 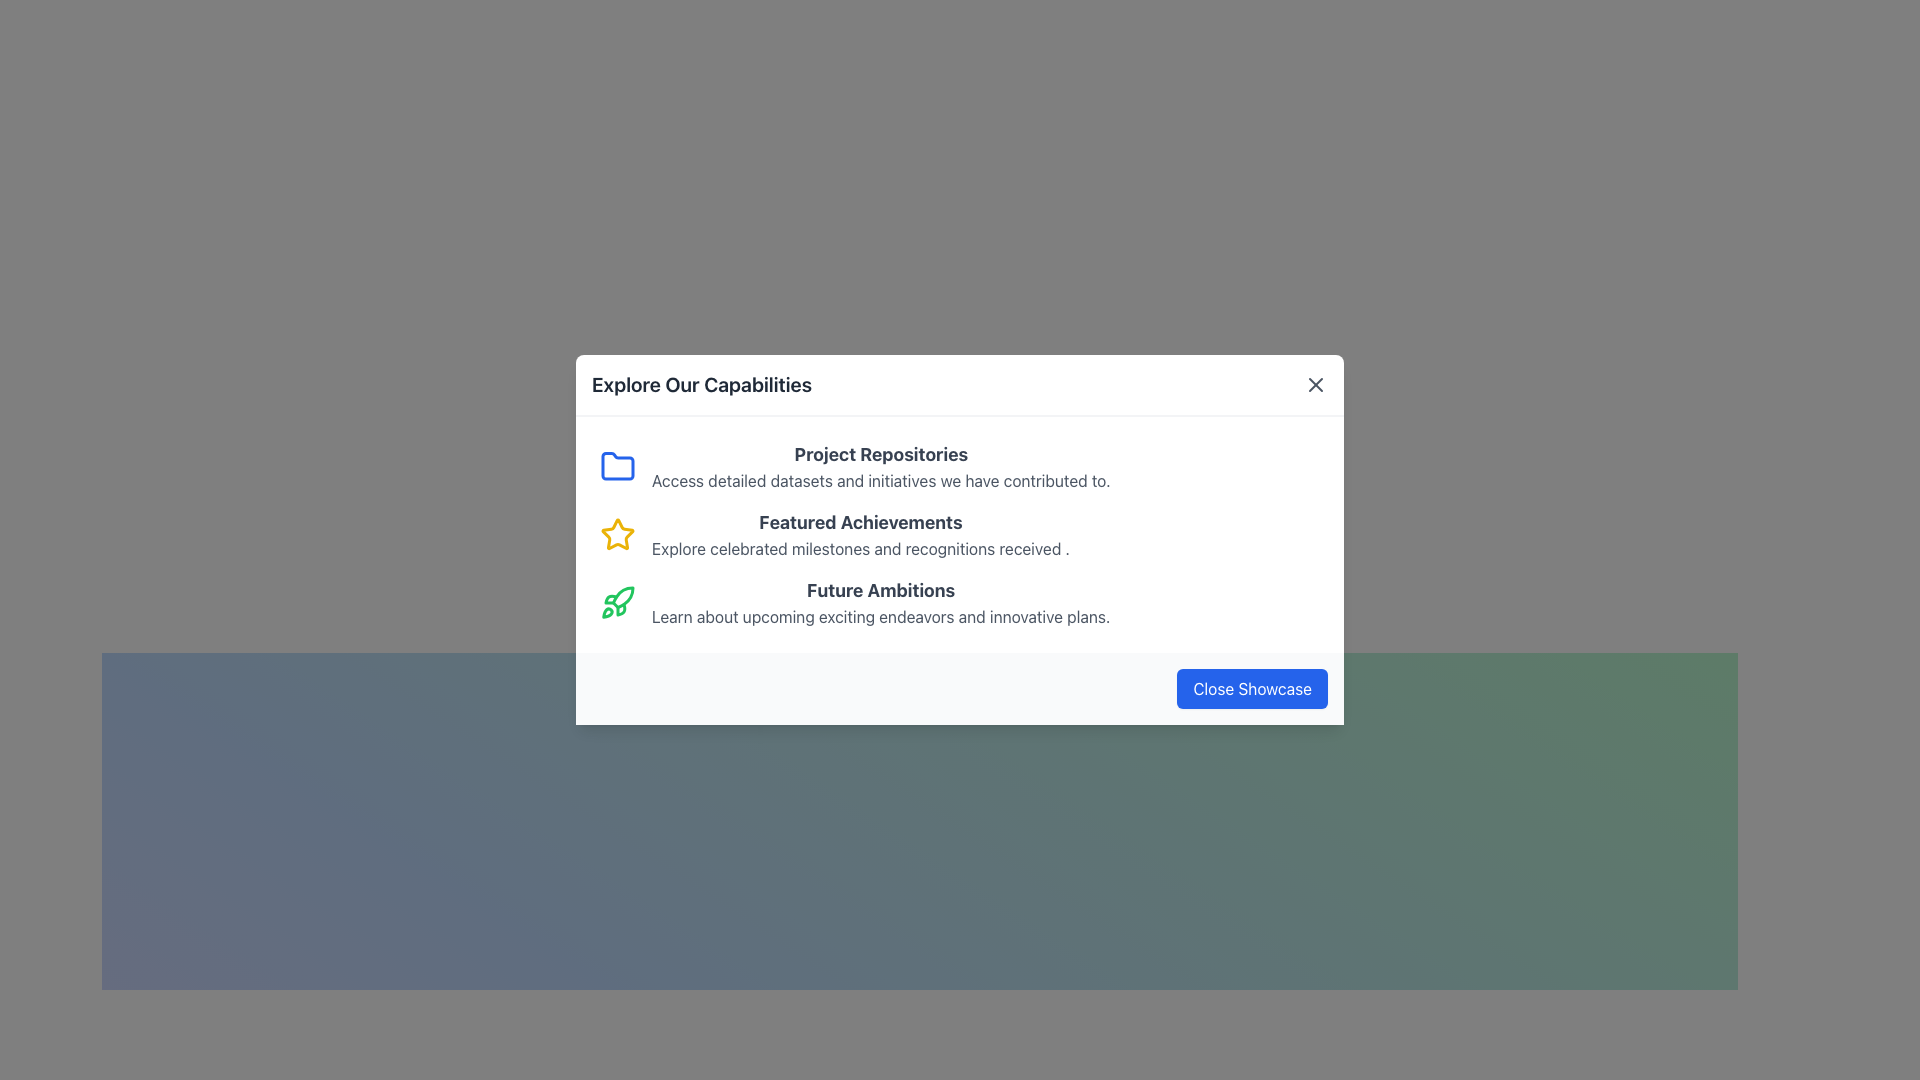 I want to click on the text block titled 'Featured Achievements' which is styled in bold gray font and is located centrally in the dialog box, positioned between 'Project Repositories' and 'Future Ambitions', so click(x=860, y=522).